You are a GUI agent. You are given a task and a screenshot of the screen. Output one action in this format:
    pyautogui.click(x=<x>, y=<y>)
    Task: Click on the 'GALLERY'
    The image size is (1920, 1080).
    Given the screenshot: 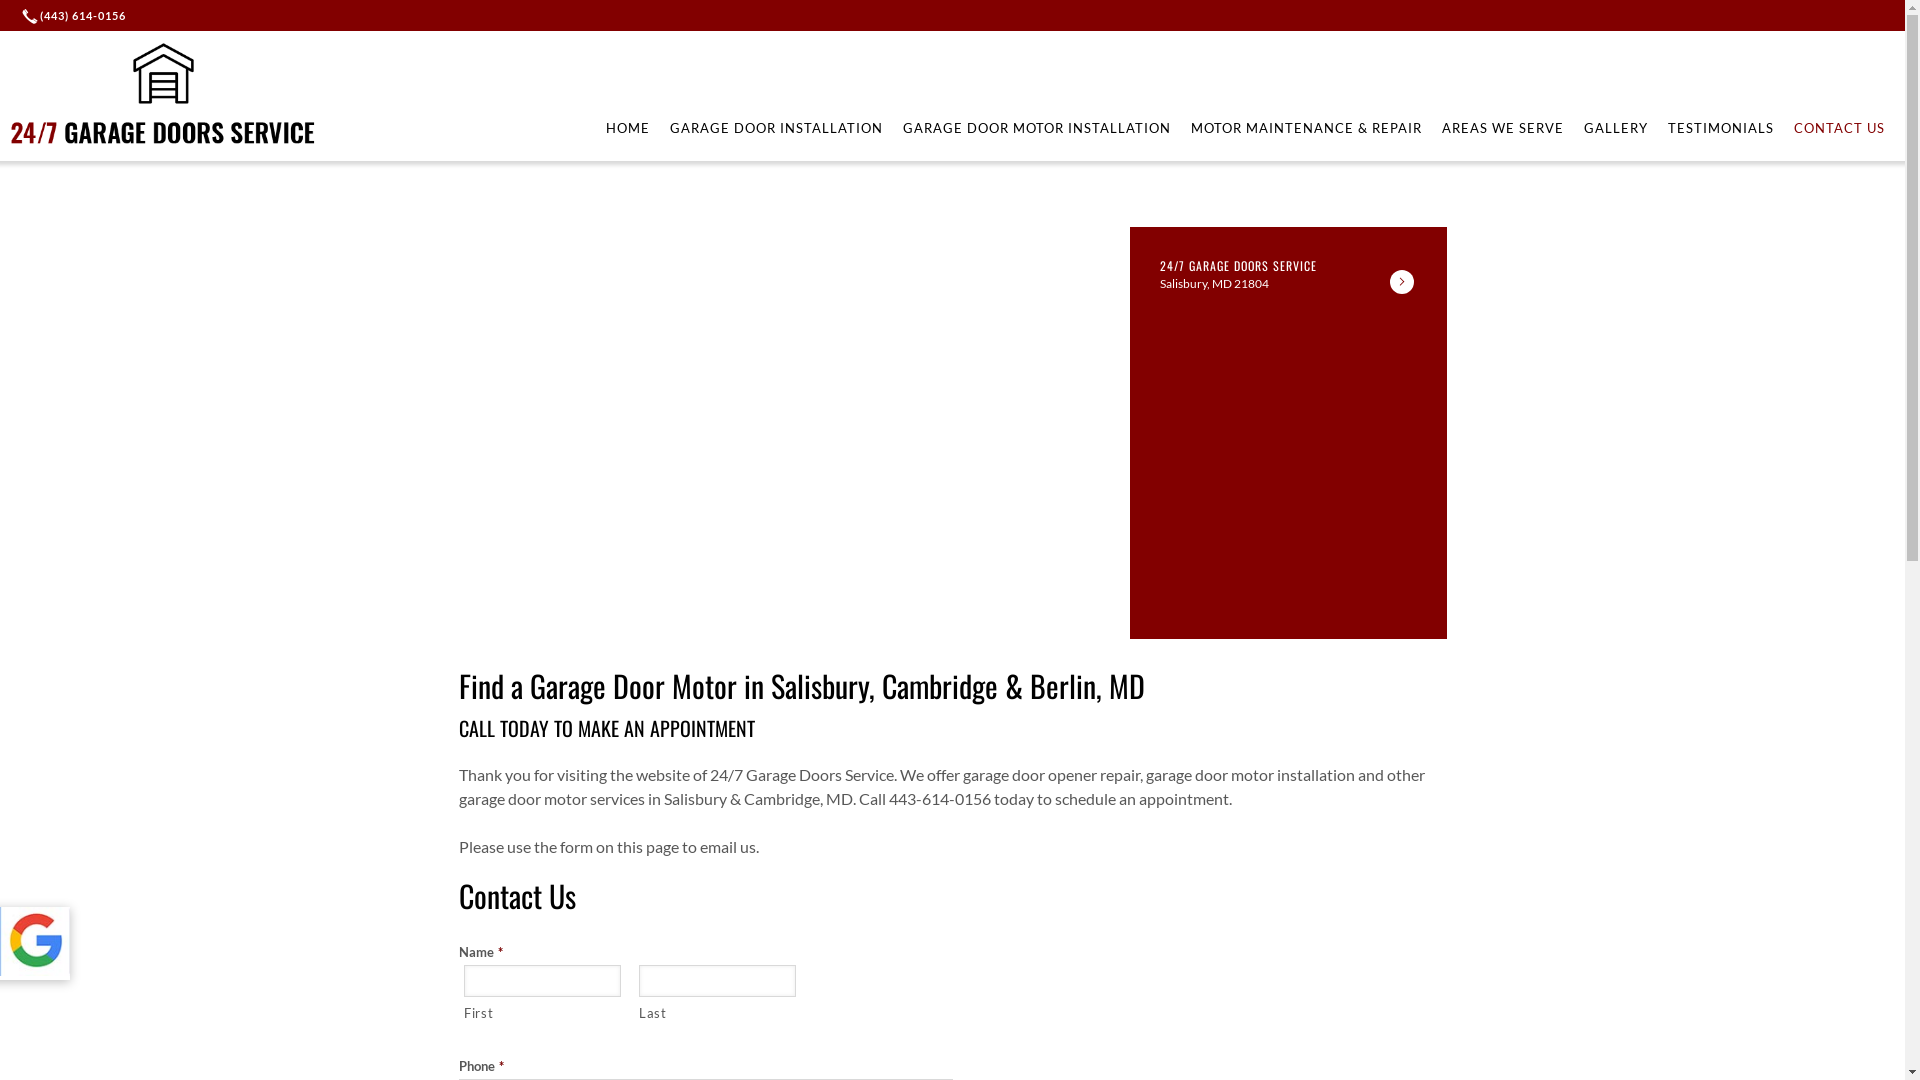 What is the action you would take?
    pyautogui.click(x=1616, y=127)
    